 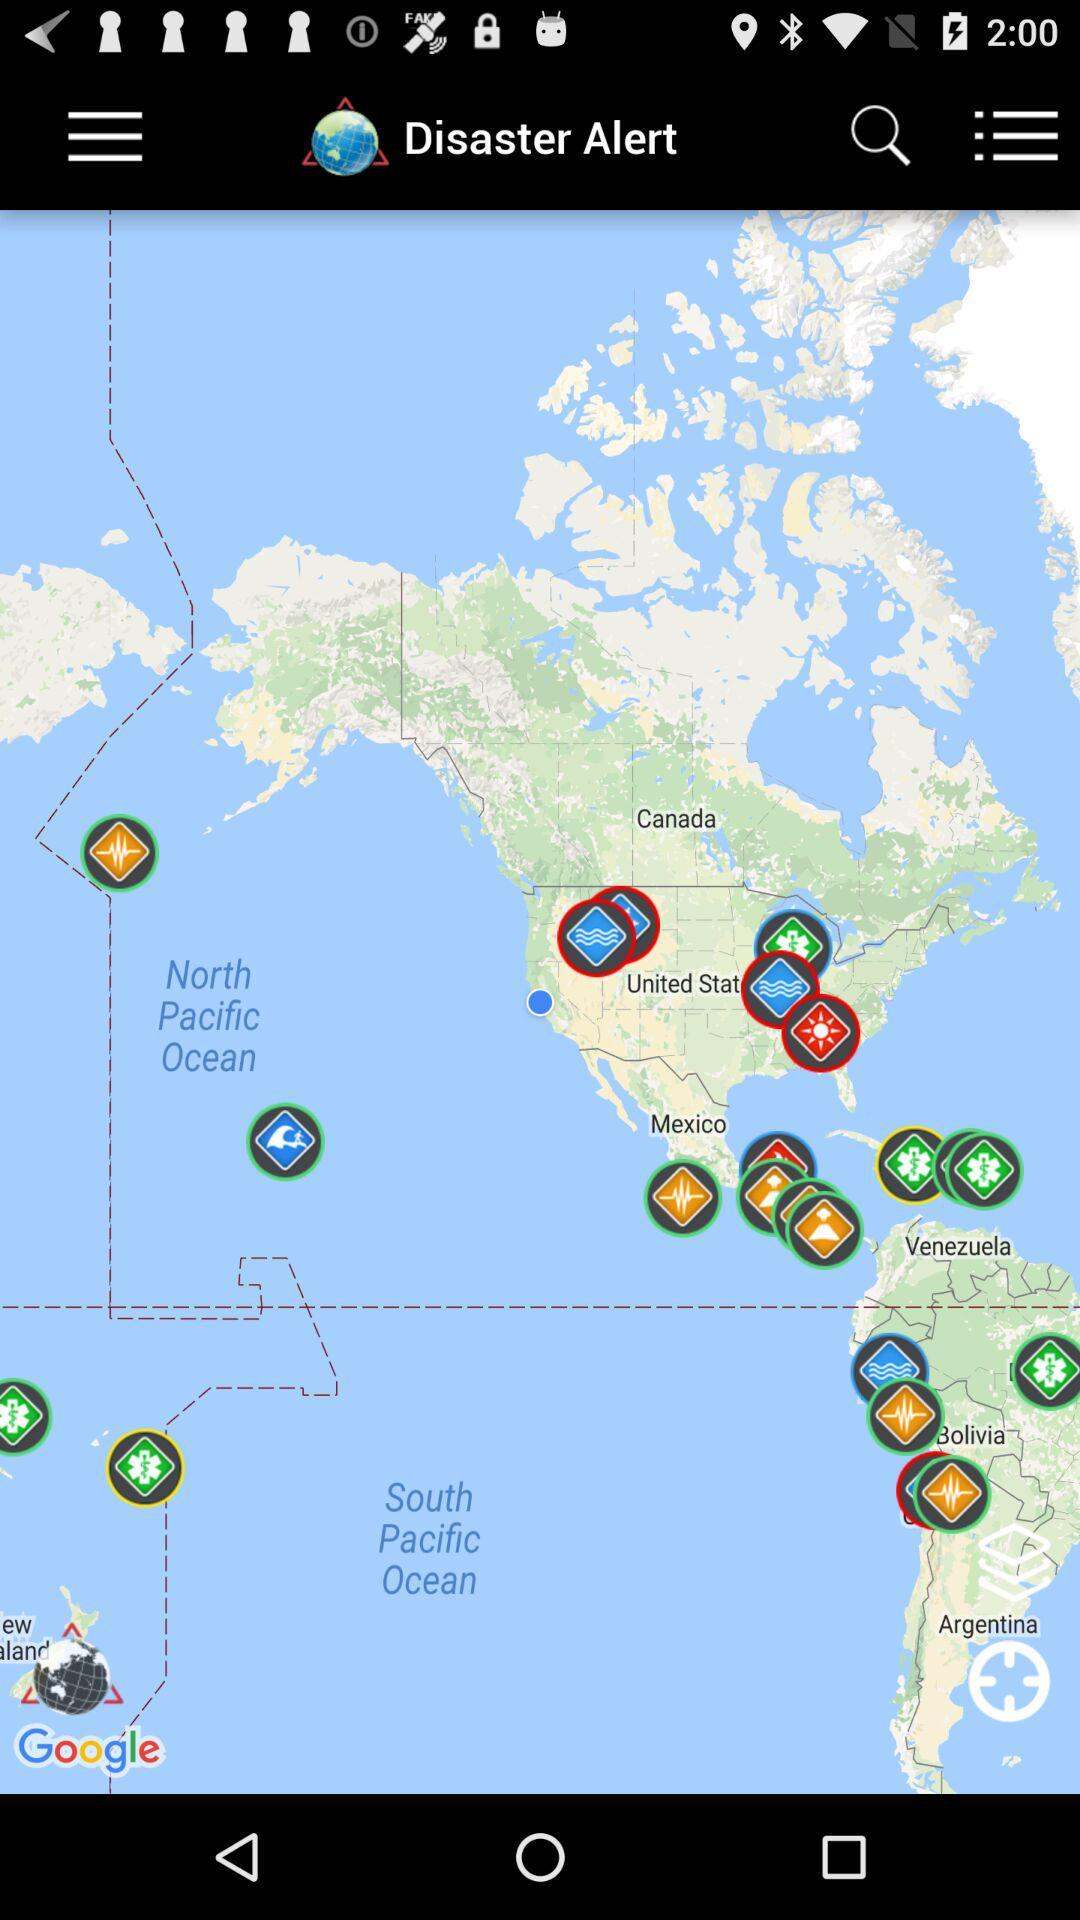 I want to click on recenter map, so click(x=1009, y=1706).